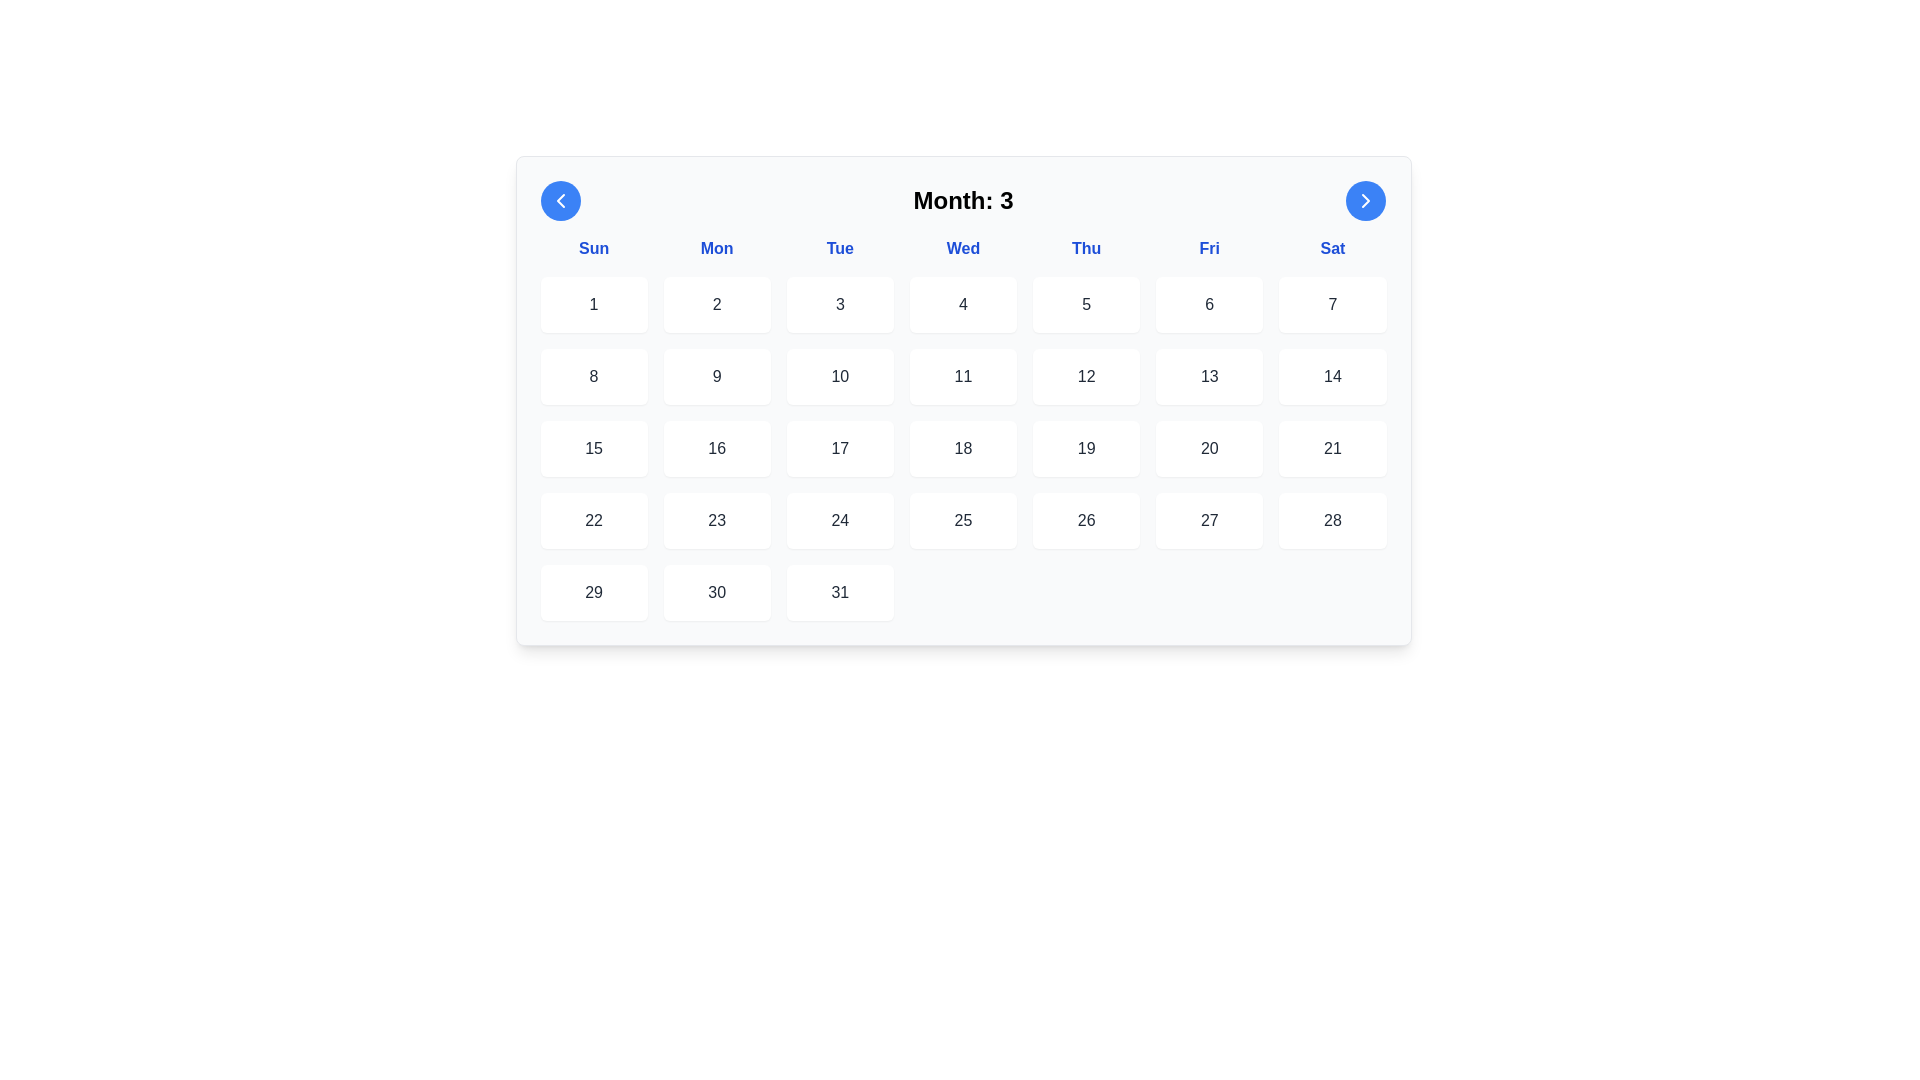  What do you see at coordinates (560, 200) in the screenshot?
I see `the leftward-pointing chevron icon within the circular blue button located on the far left of the header section, next to the 'Month: 3' heading` at bounding box center [560, 200].